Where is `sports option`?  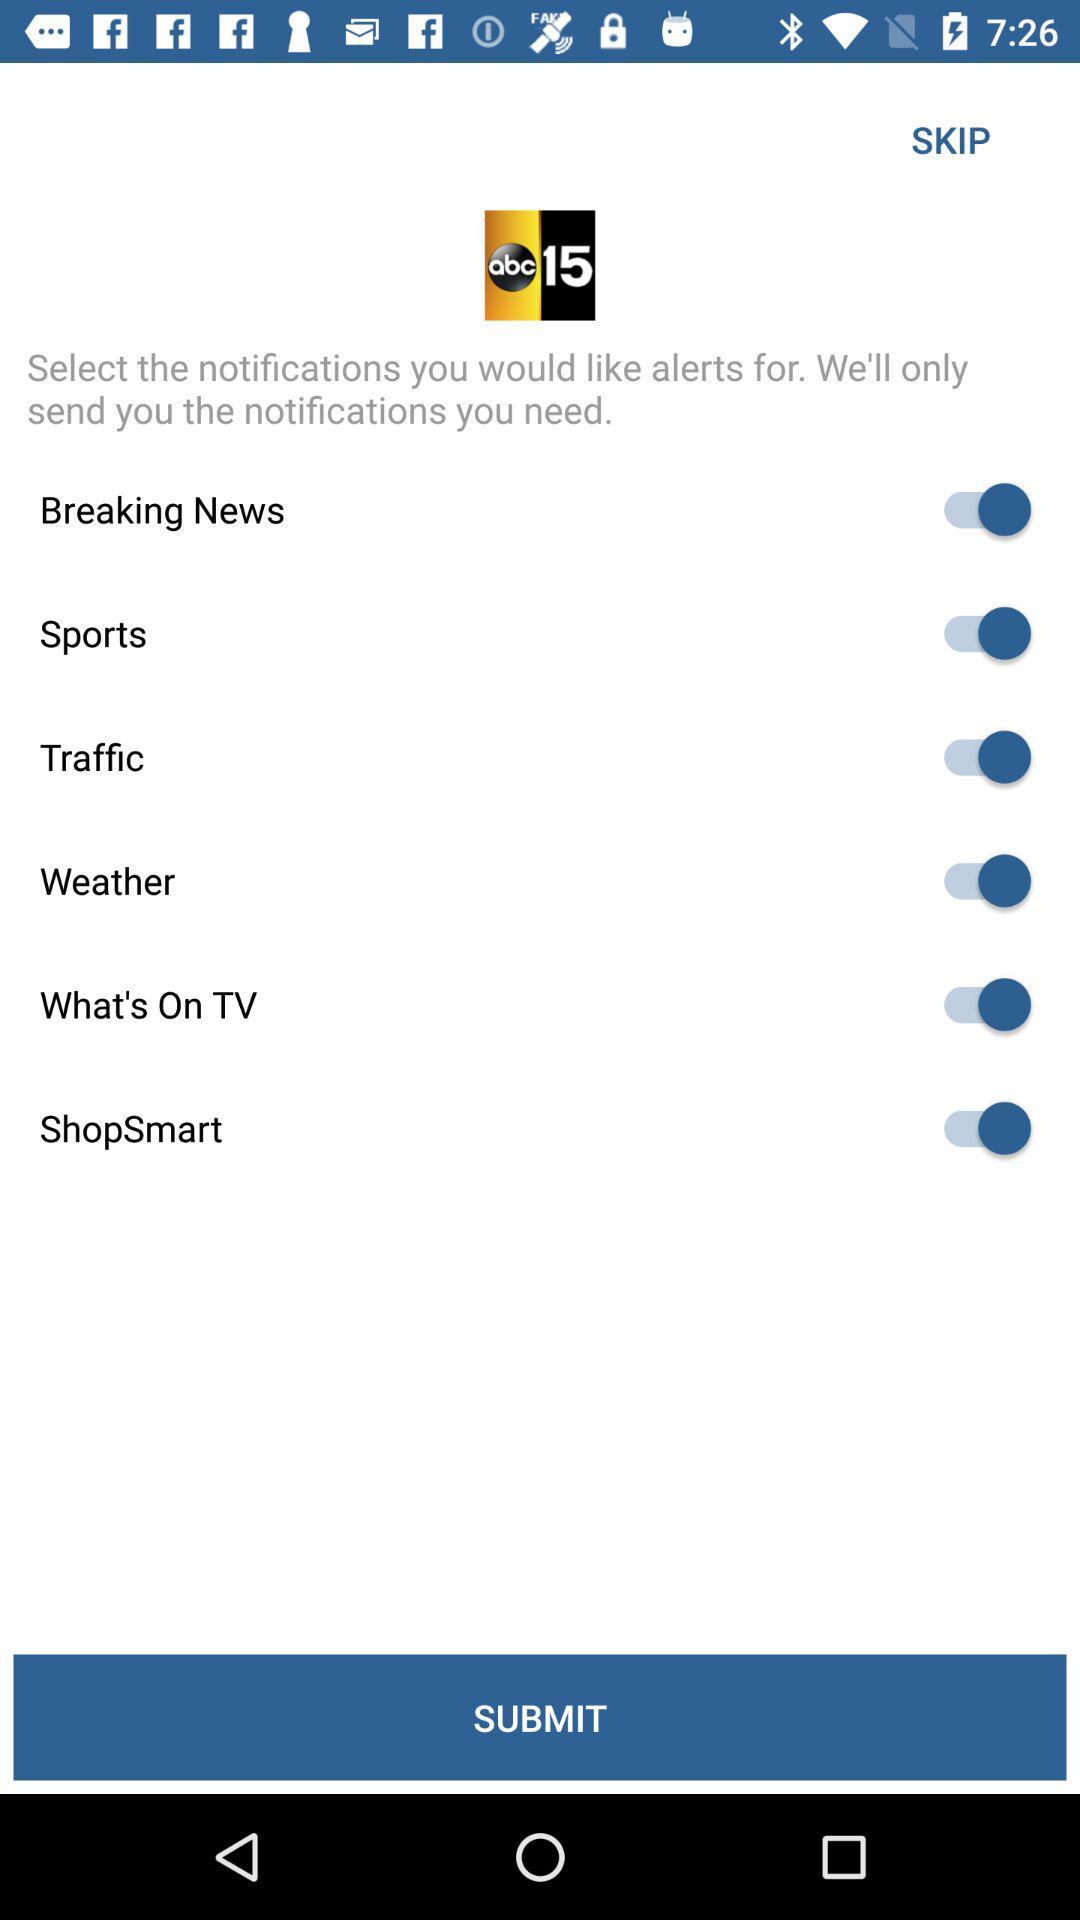
sports option is located at coordinates (977, 632).